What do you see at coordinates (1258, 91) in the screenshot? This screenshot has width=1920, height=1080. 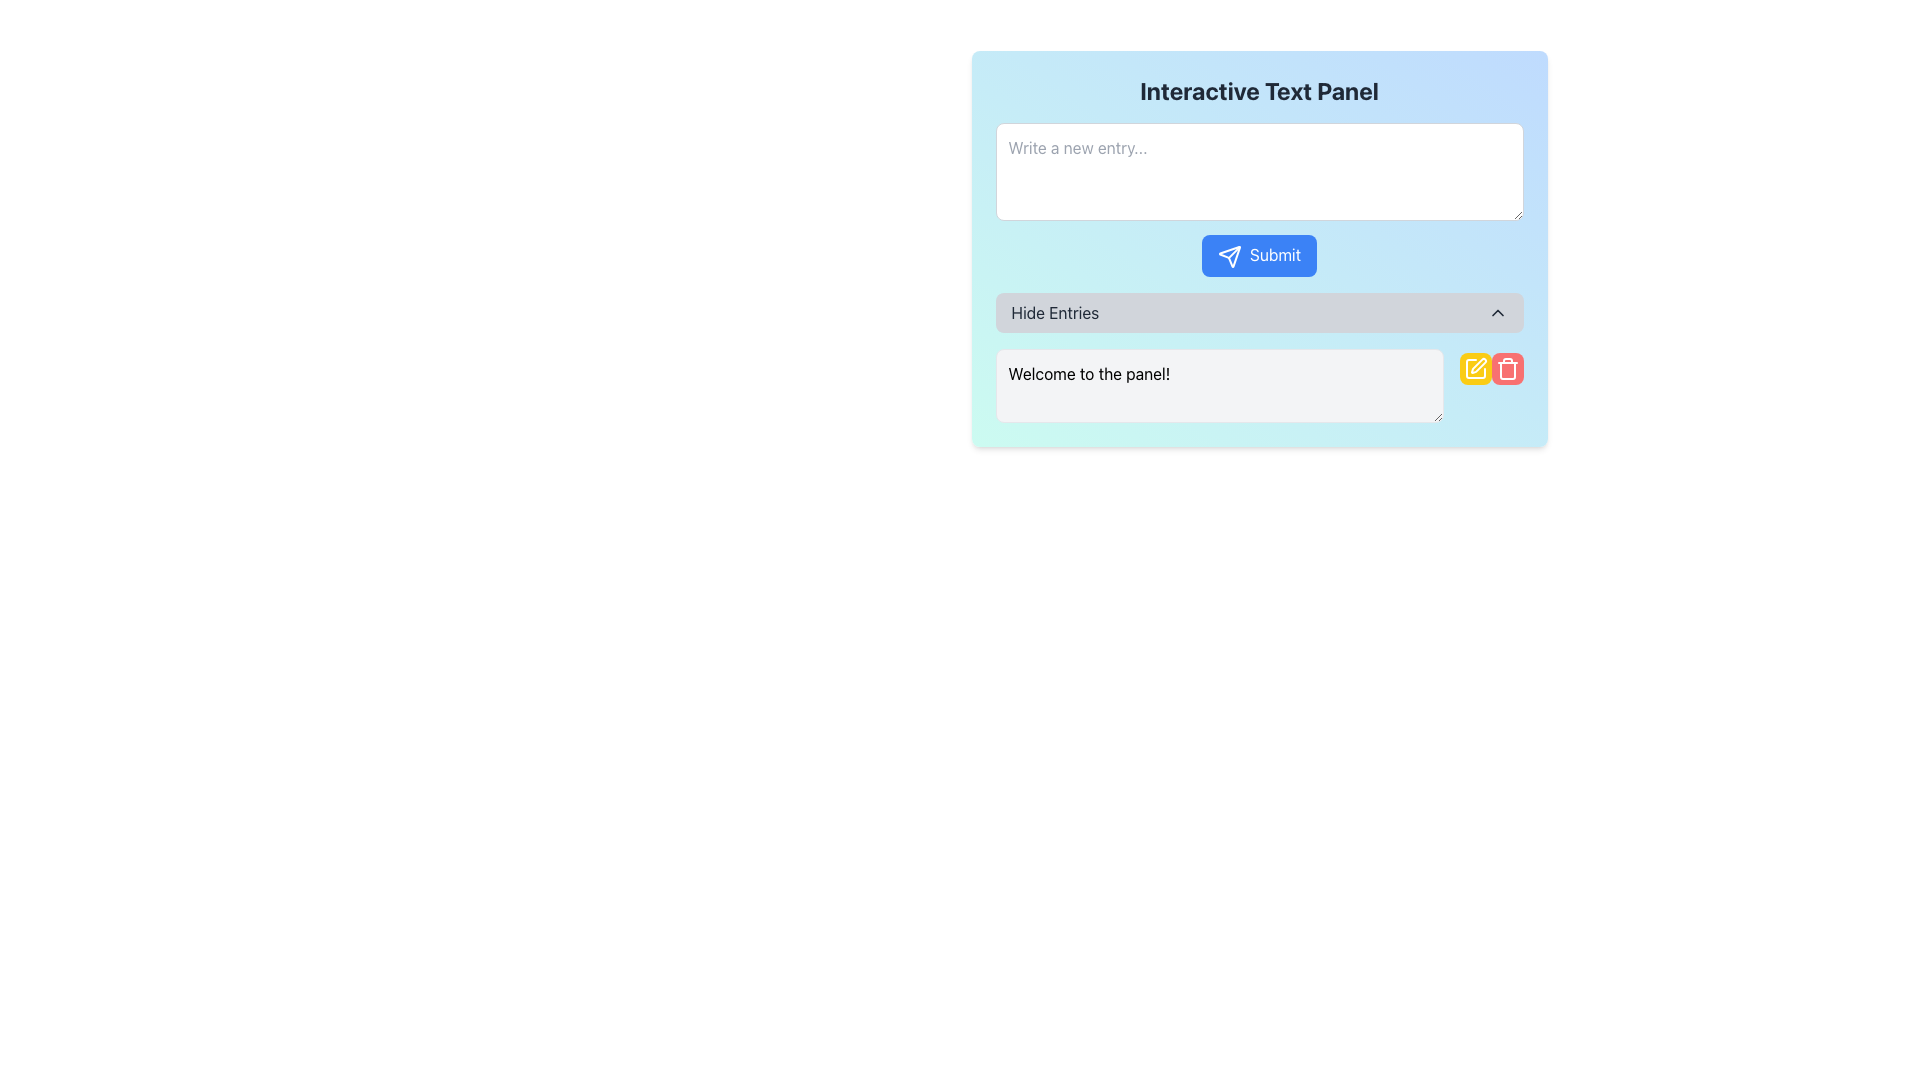 I see `the bold heading labeled 'Interactive Text Panel'` at bounding box center [1258, 91].